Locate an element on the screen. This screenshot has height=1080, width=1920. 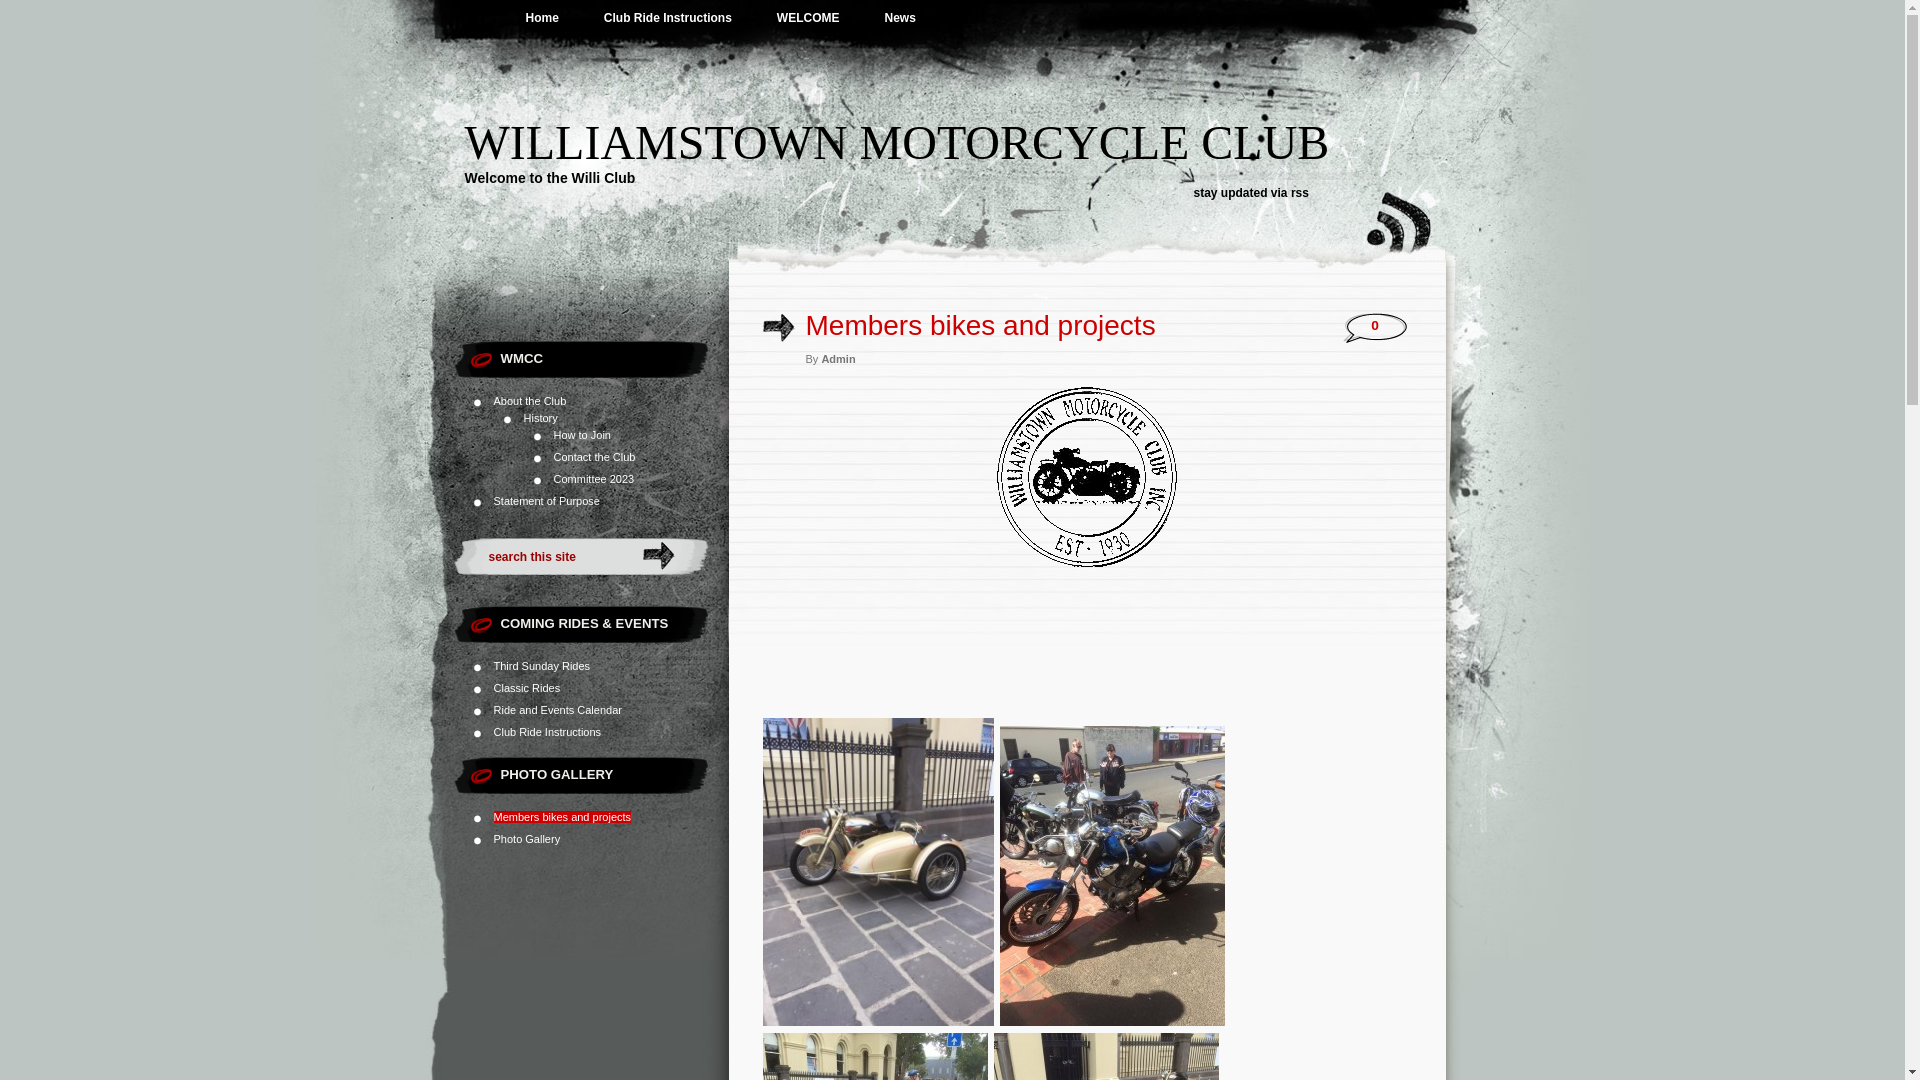
'Home' is located at coordinates (542, 18).